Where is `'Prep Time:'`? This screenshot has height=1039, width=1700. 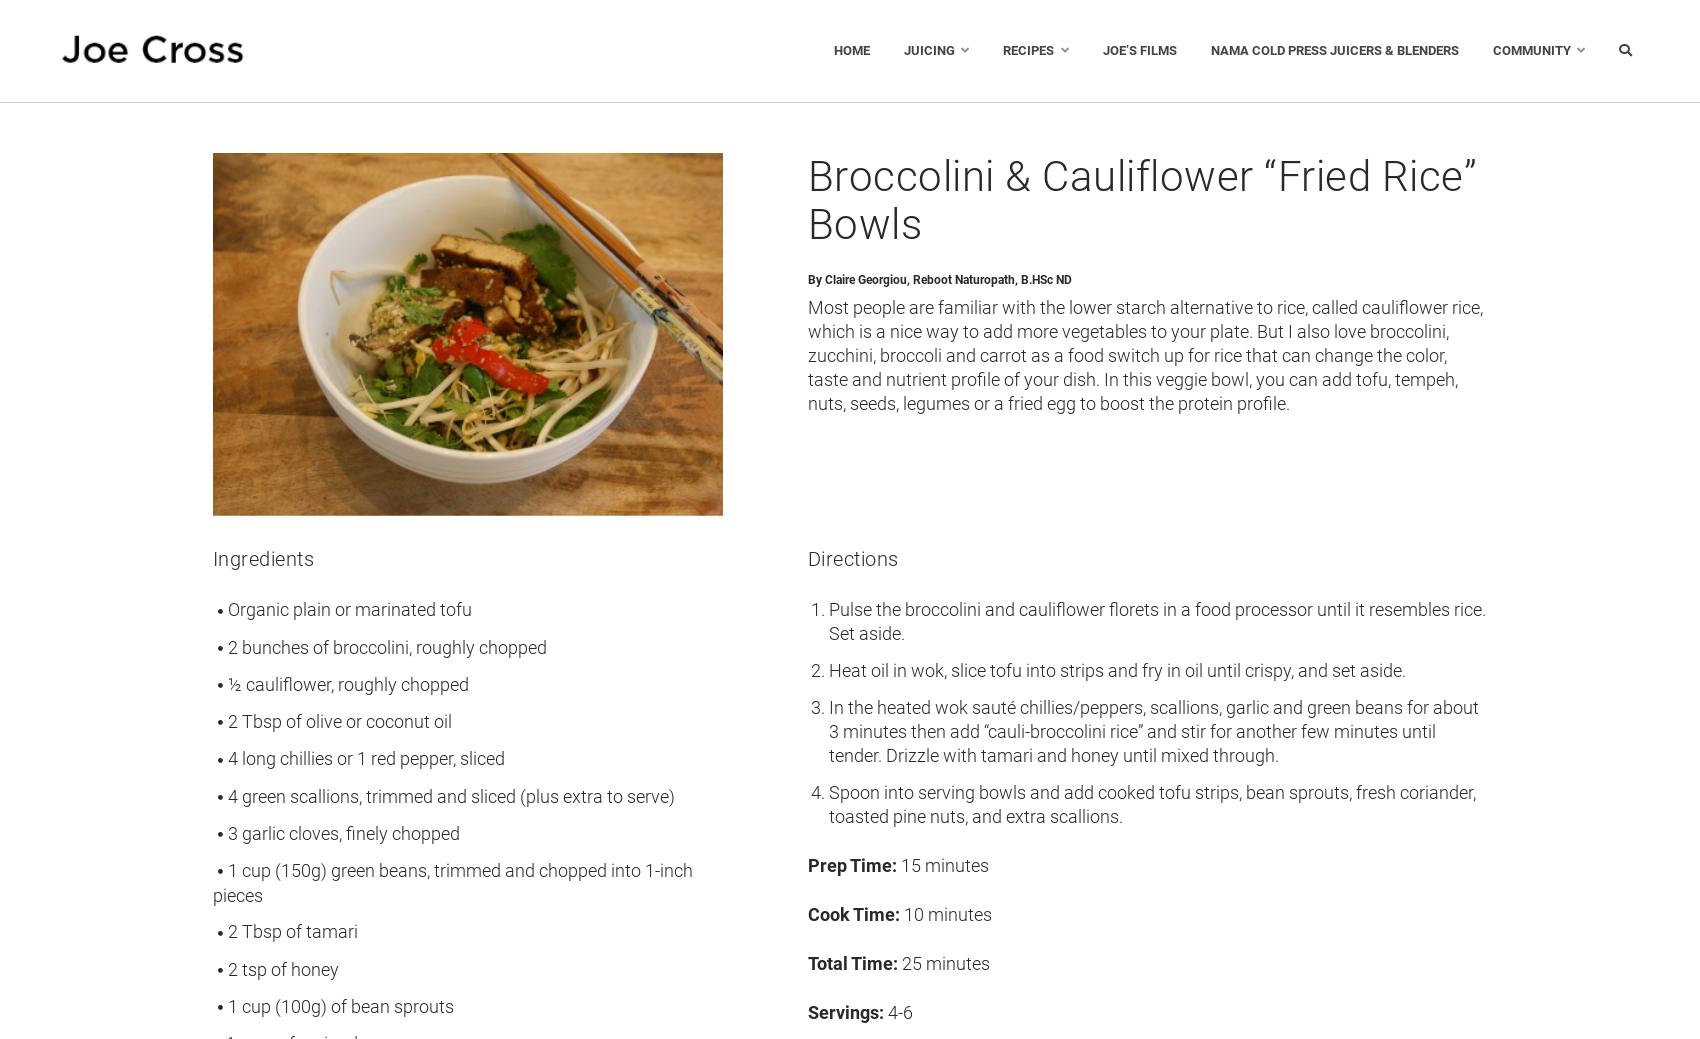 'Prep Time:' is located at coordinates (851, 863).